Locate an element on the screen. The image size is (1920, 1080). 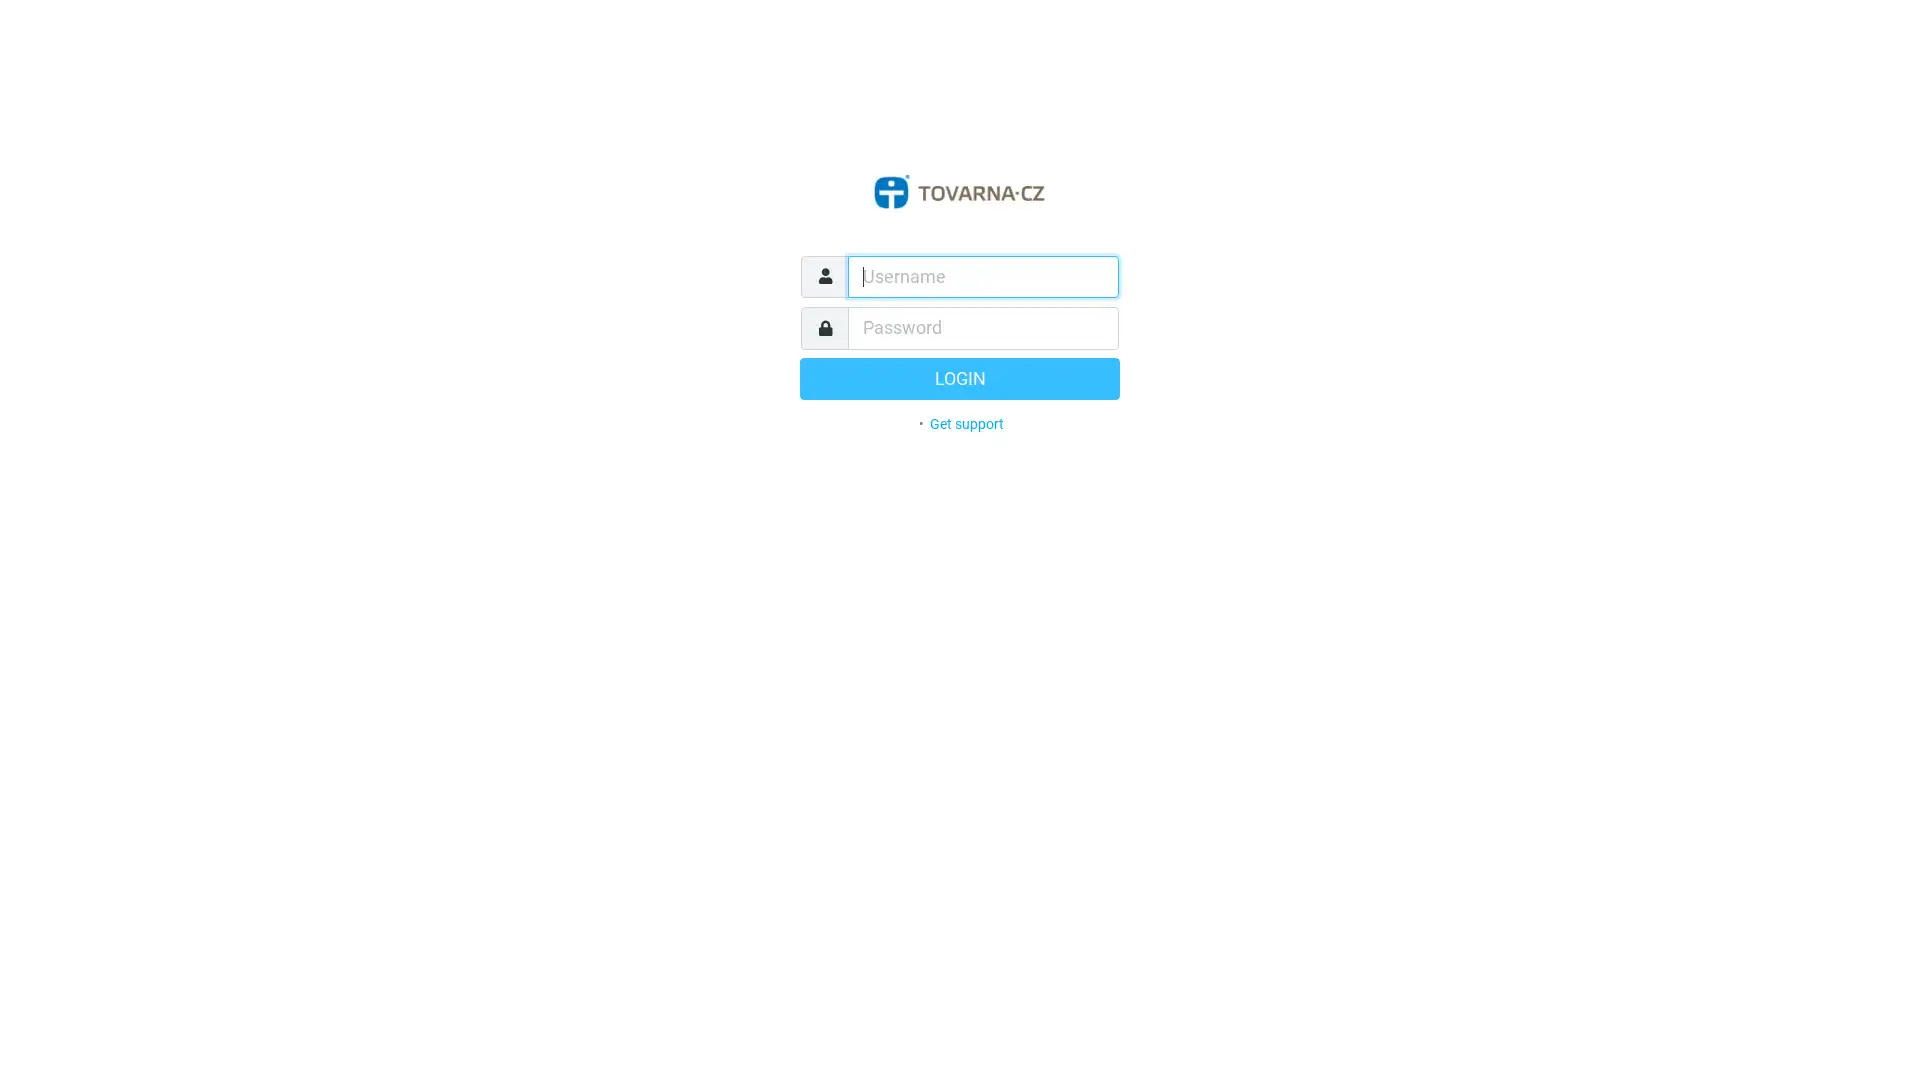
LOGIN is located at coordinates (960, 378).